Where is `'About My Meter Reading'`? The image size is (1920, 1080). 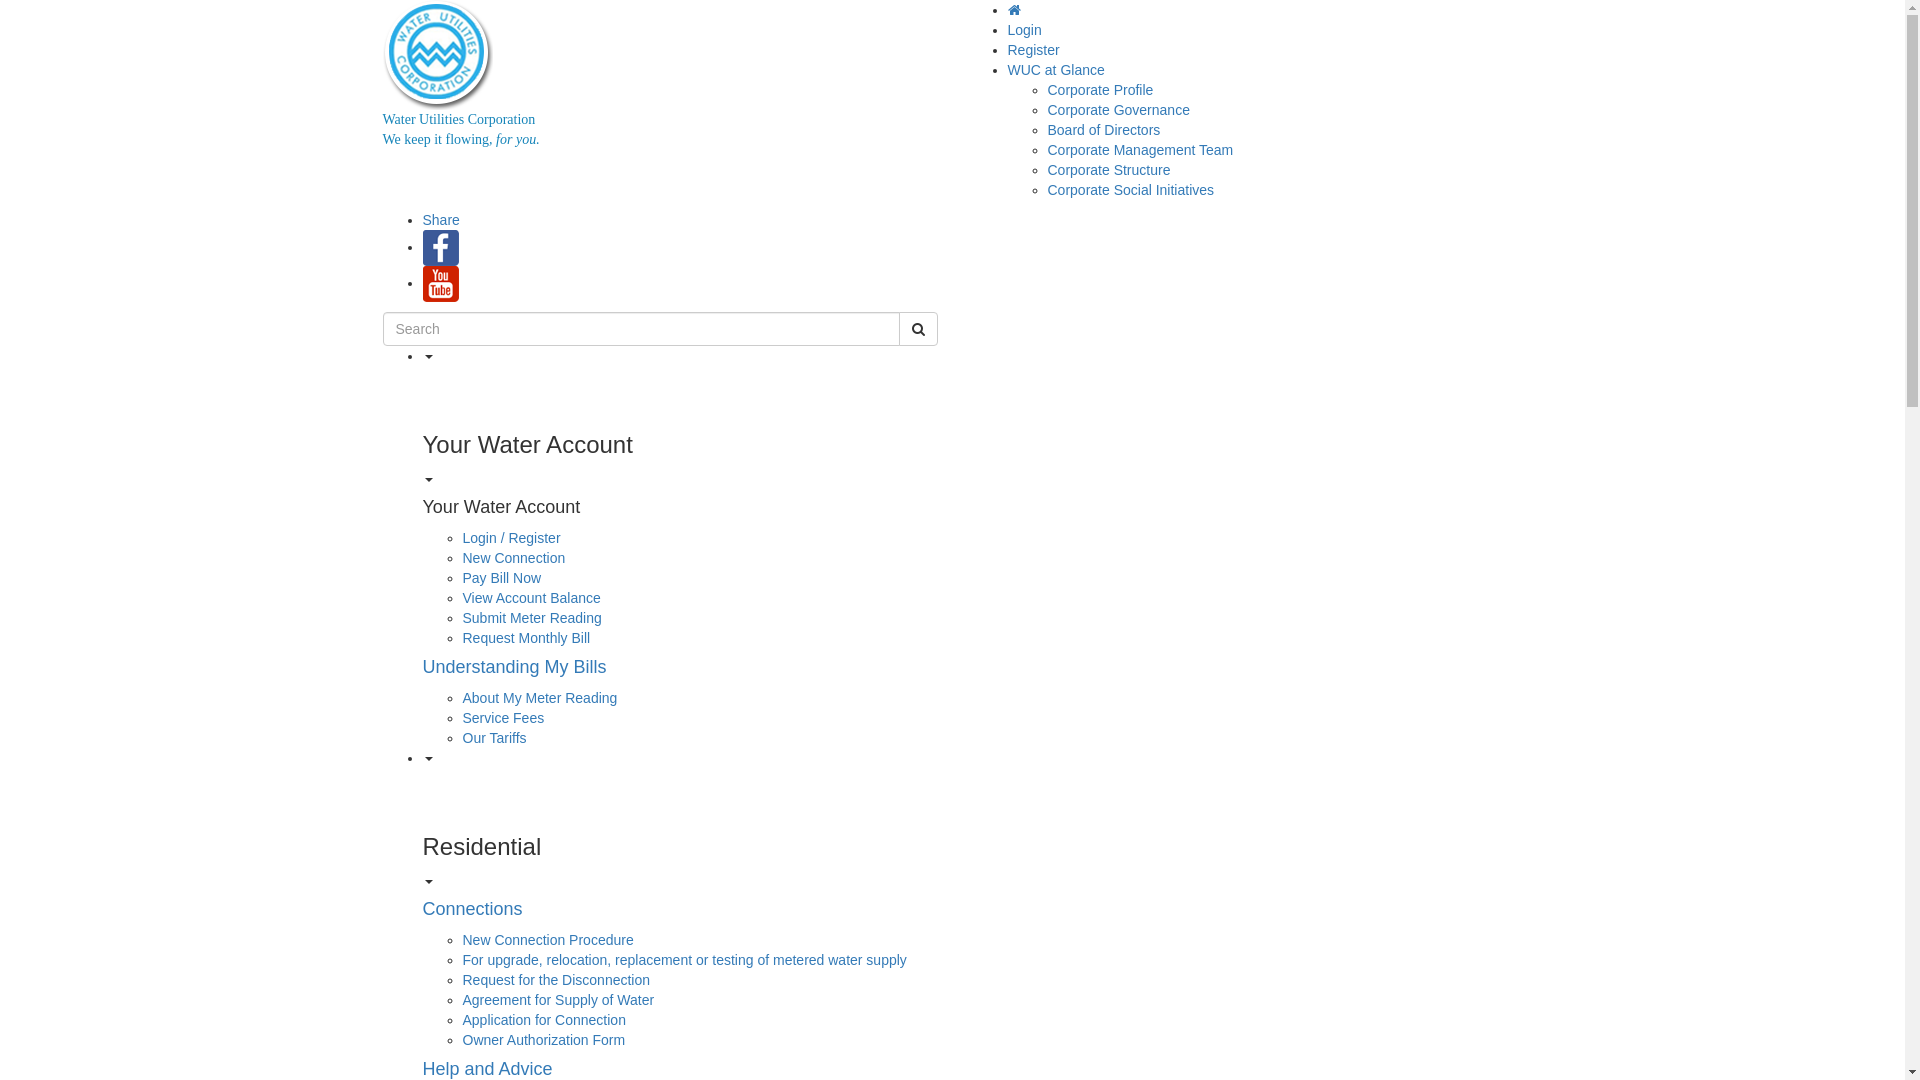
'About My Meter Reading' is located at coordinates (539, 697).